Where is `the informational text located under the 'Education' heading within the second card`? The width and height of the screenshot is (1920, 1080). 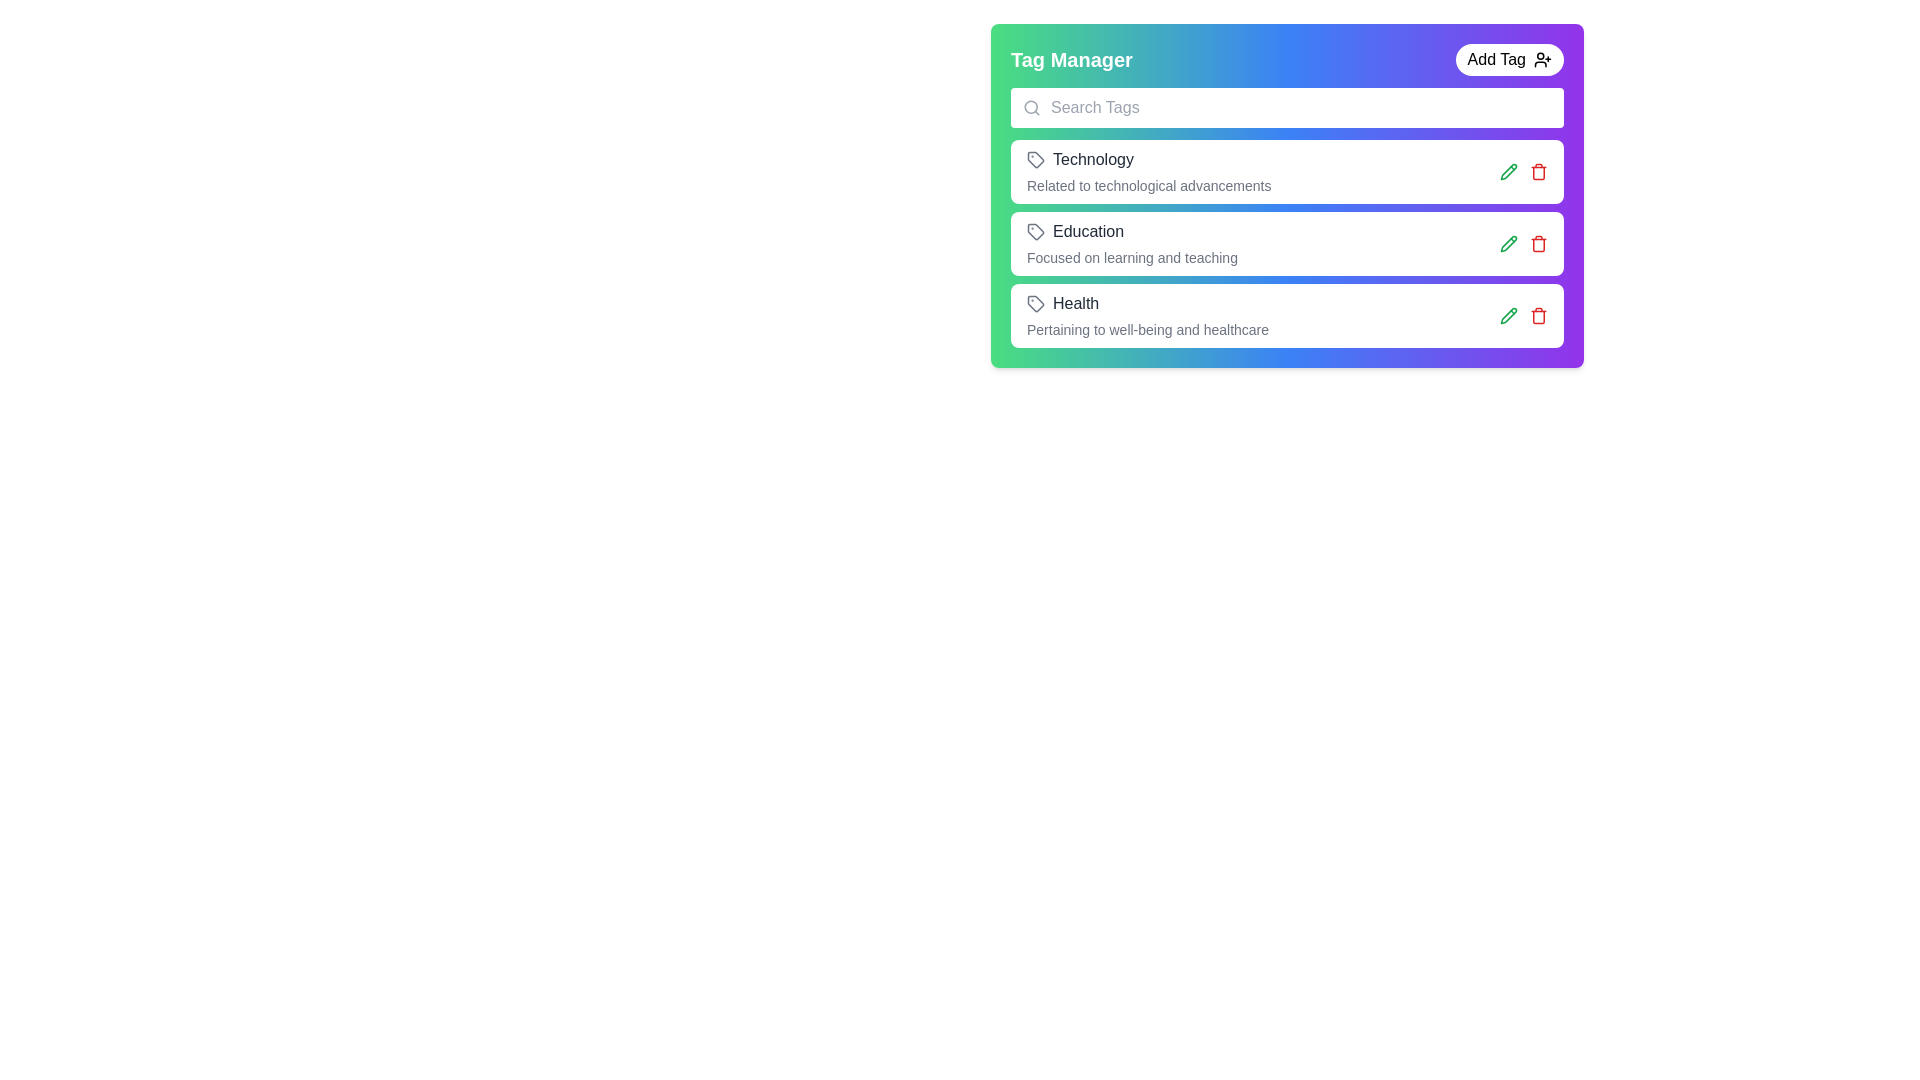
the informational text located under the 'Education' heading within the second card is located at coordinates (1132, 257).